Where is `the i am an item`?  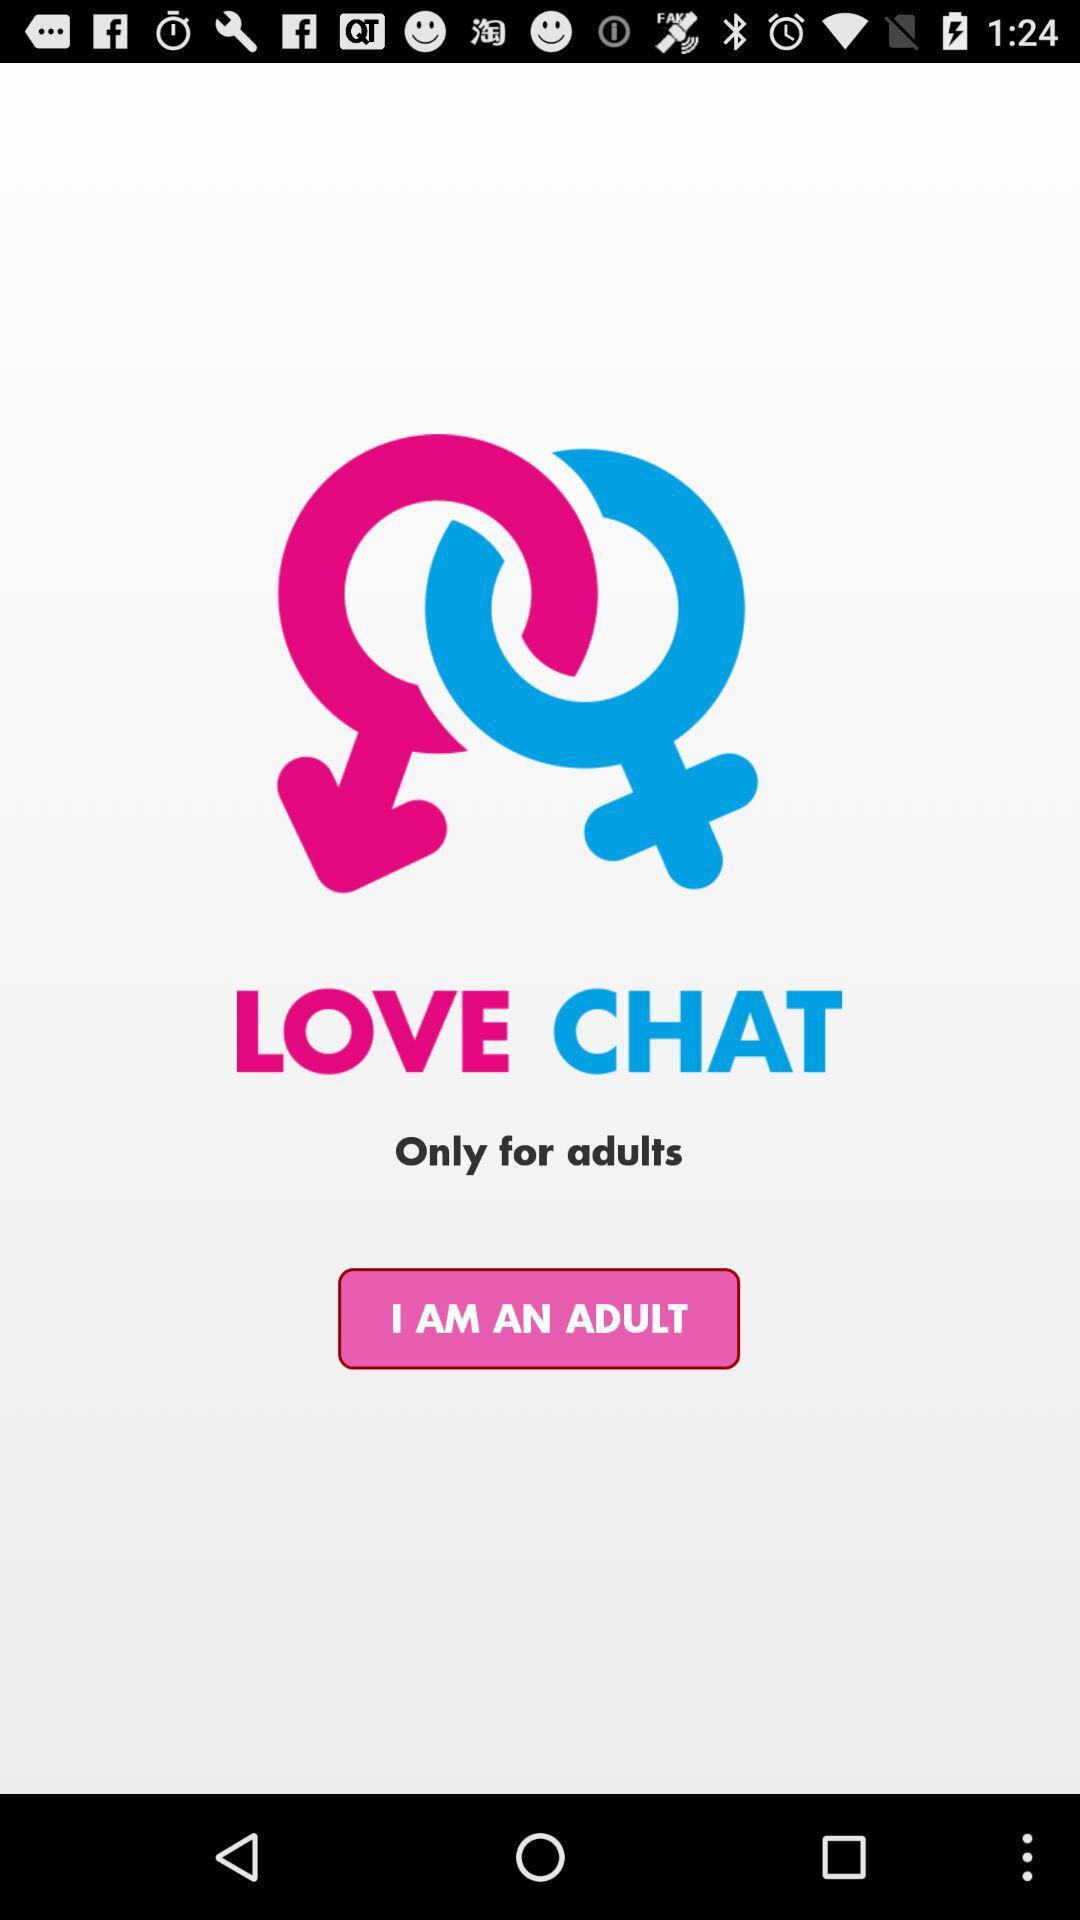 the i am an item is located at coordinates (538, 1318).